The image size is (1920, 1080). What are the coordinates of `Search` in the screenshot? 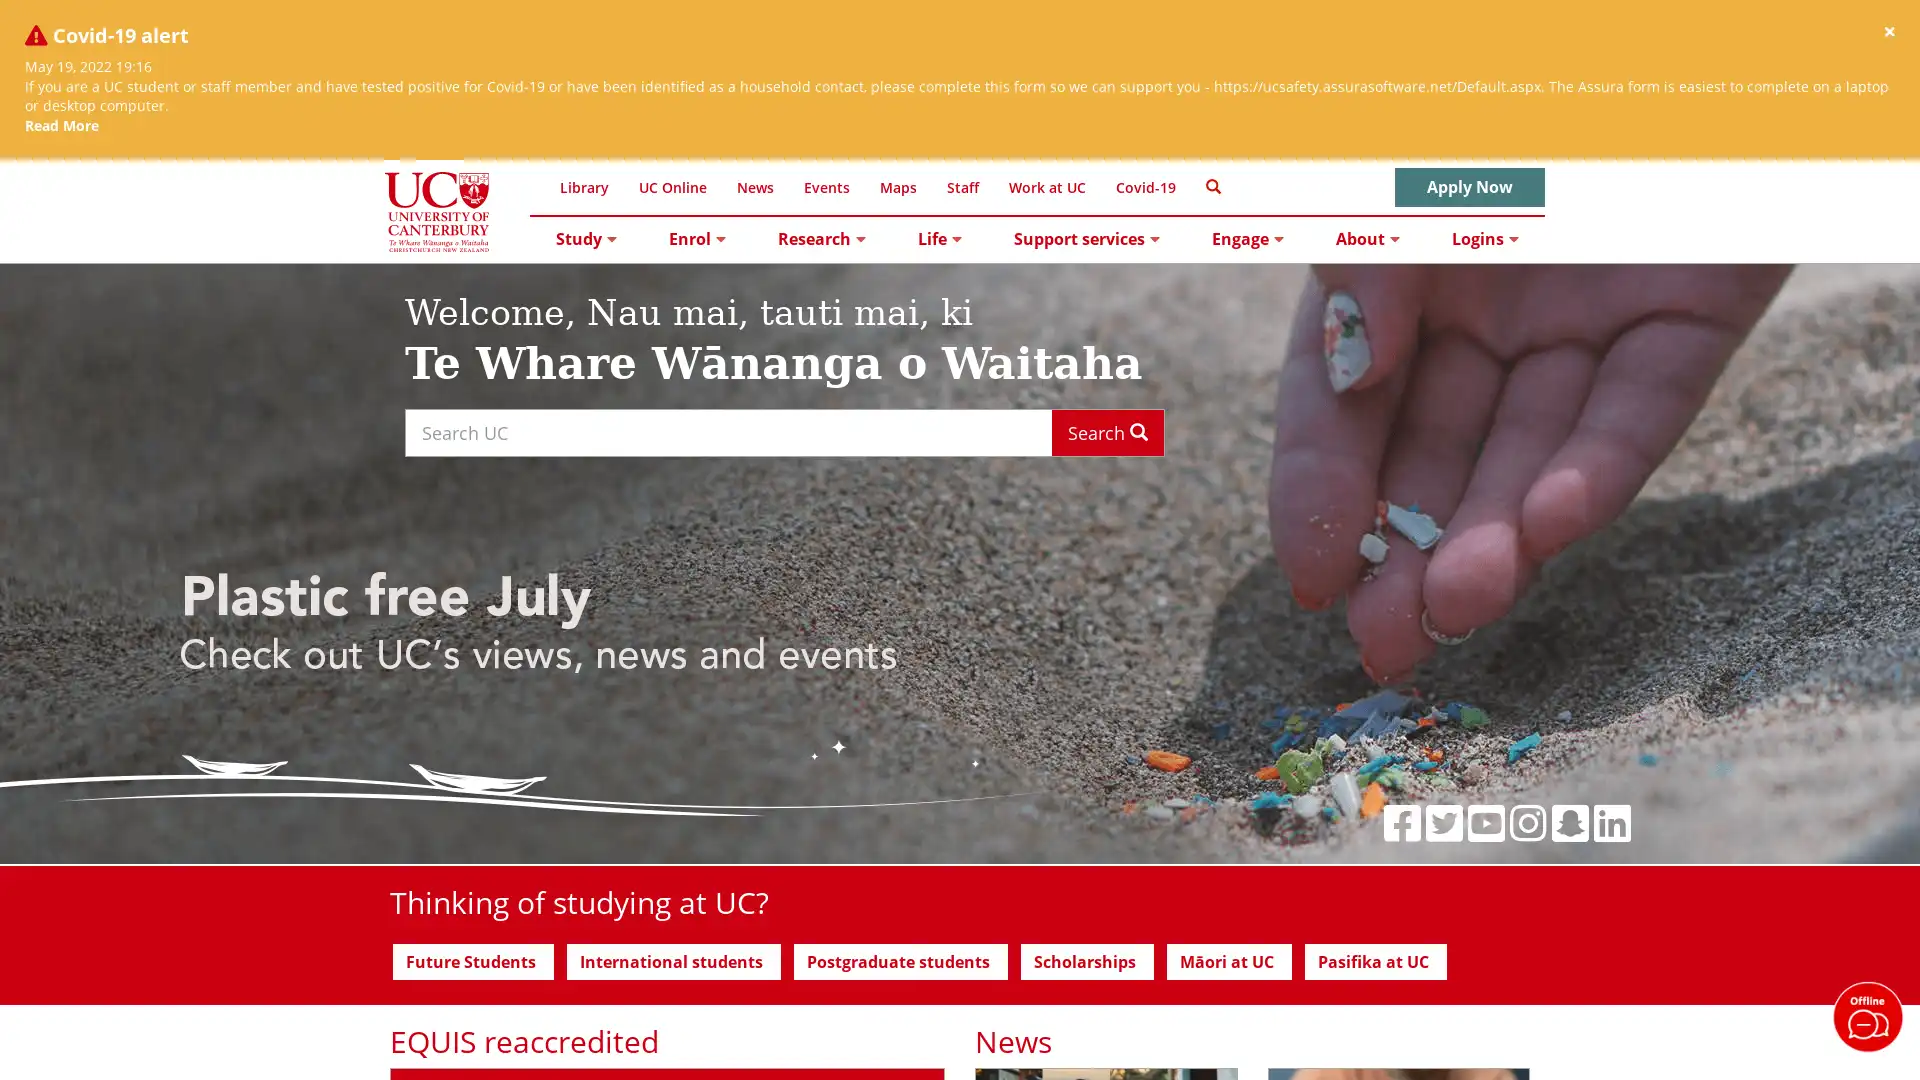 It's located at (1212, 185).